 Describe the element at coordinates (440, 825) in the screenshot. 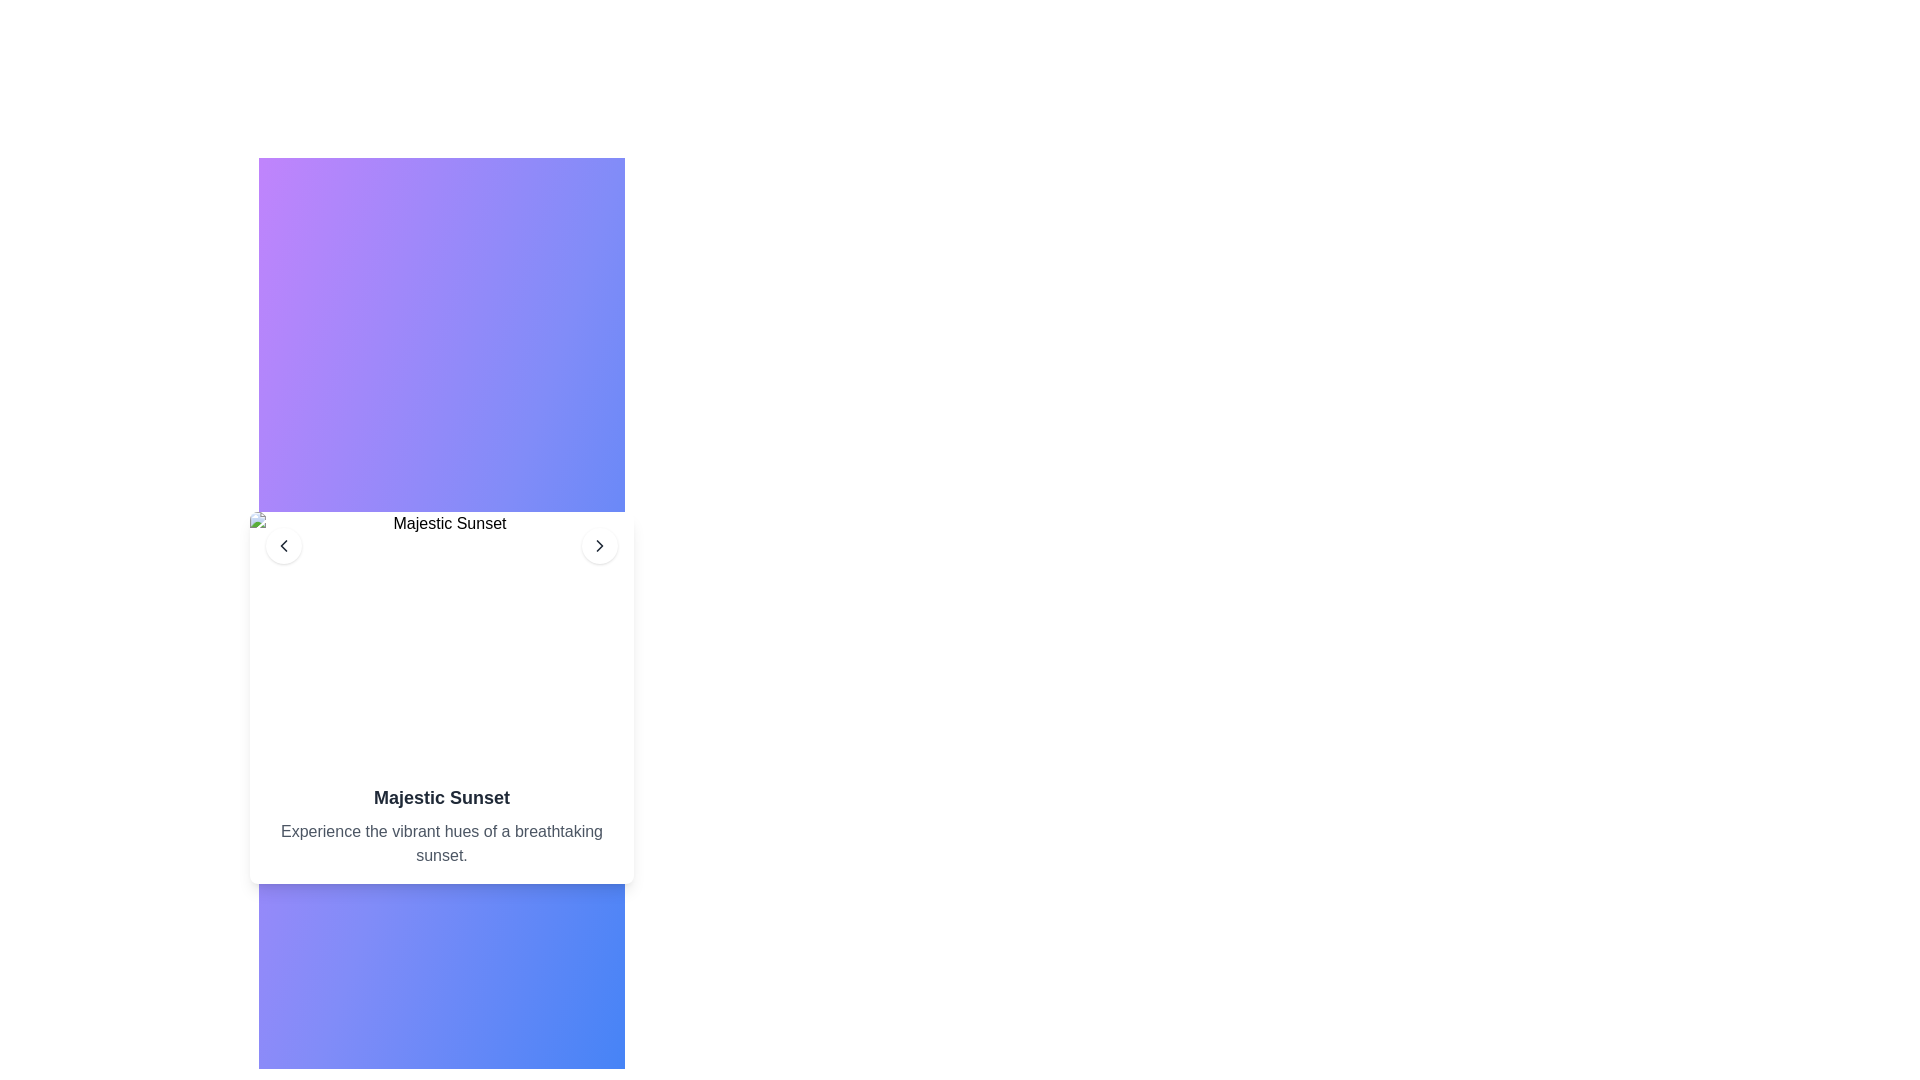

I see `the centrally placed text block that serves as a descriptive caption for the image above` at that location.